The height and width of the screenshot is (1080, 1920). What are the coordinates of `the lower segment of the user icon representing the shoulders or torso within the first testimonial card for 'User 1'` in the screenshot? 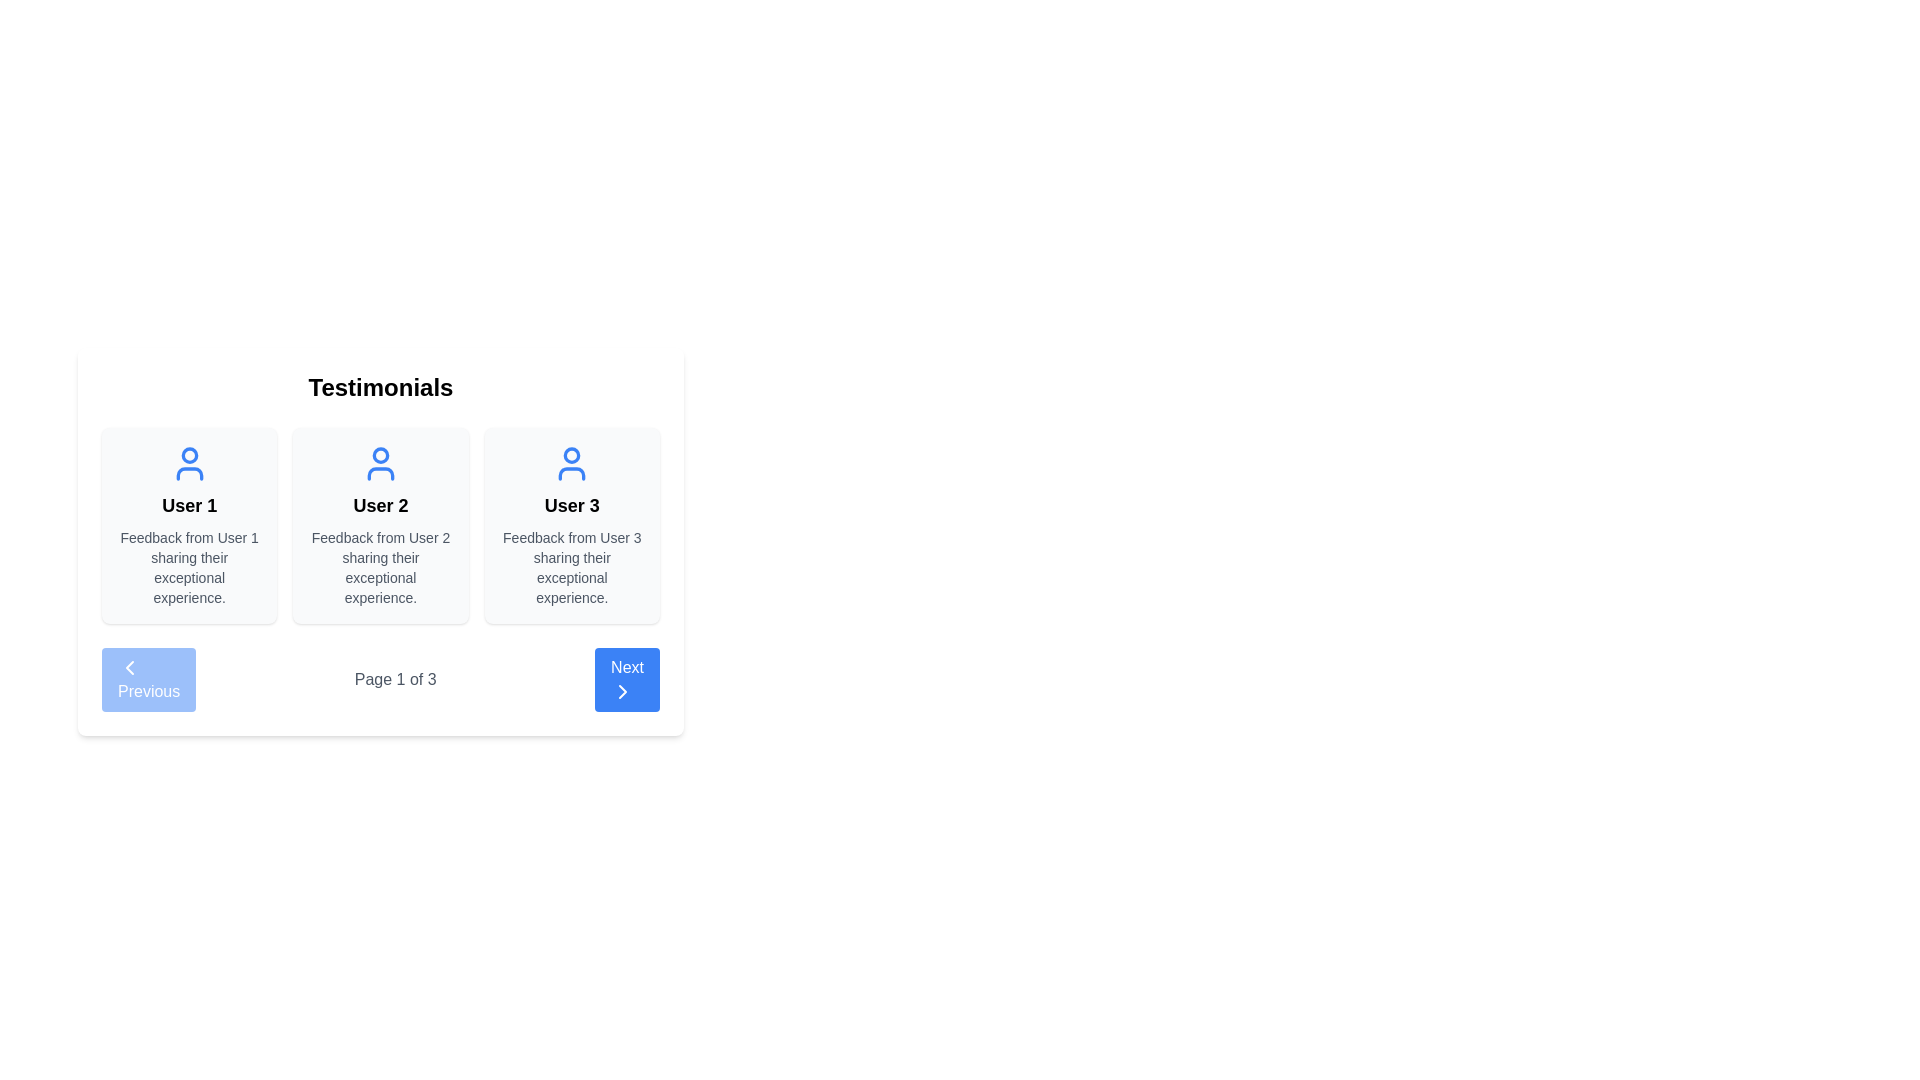 It's located at (189, 474).